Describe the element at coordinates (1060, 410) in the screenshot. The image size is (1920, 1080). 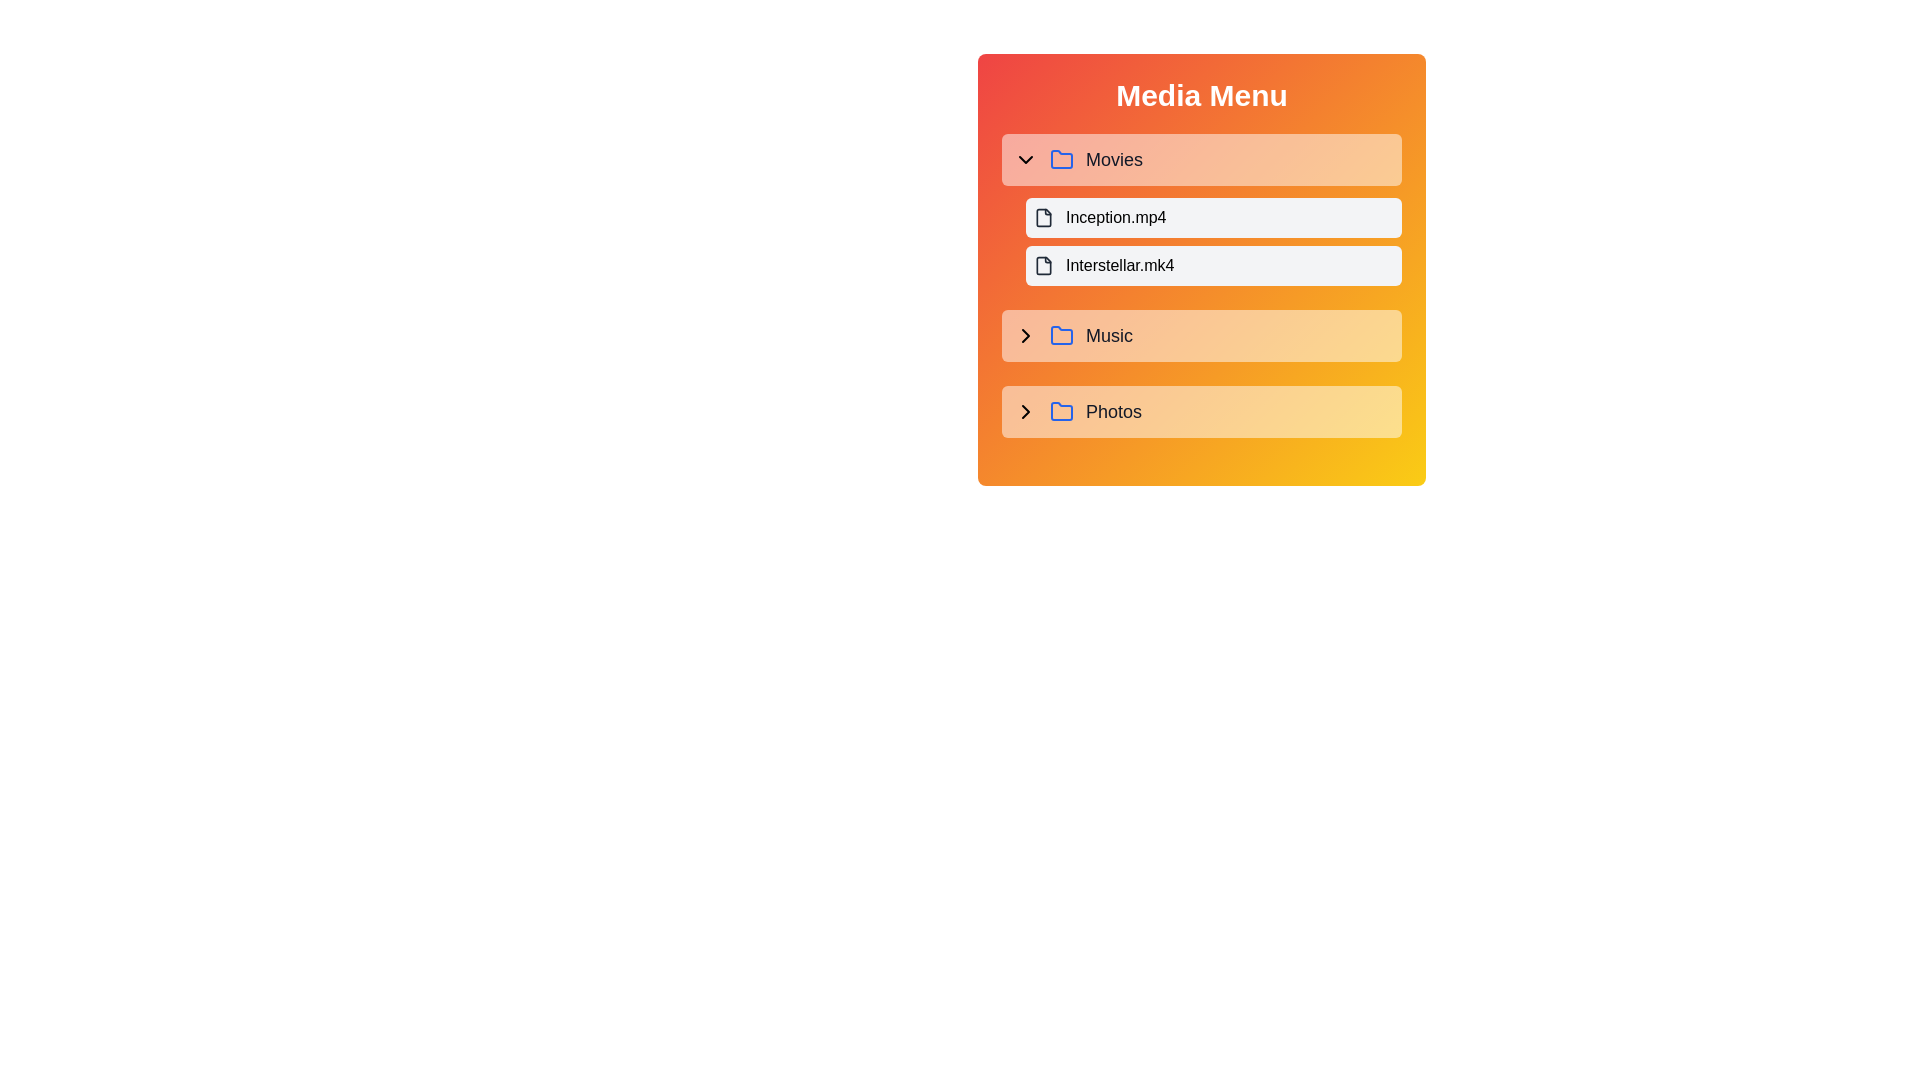
I see `the folder icon in the 'Photos' section of the 'Media Menu'` at that location.